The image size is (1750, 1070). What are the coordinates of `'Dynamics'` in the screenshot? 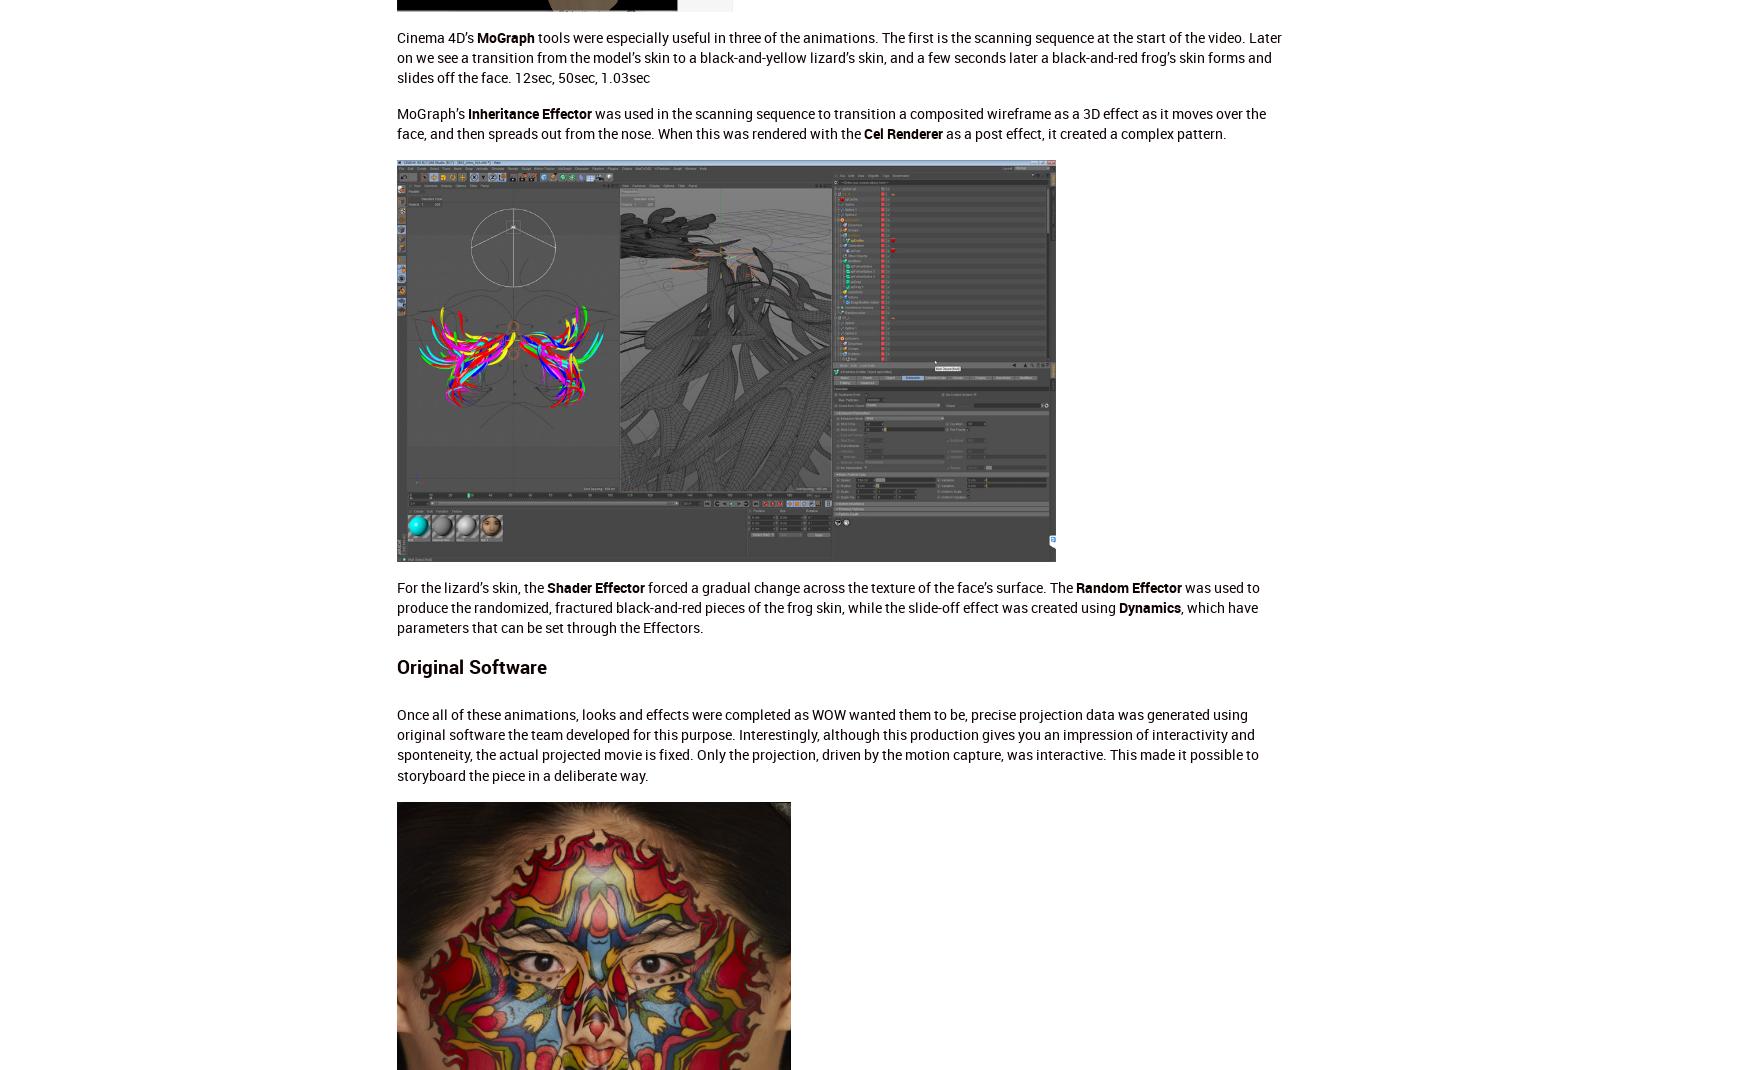 It's located at (1148, 605).